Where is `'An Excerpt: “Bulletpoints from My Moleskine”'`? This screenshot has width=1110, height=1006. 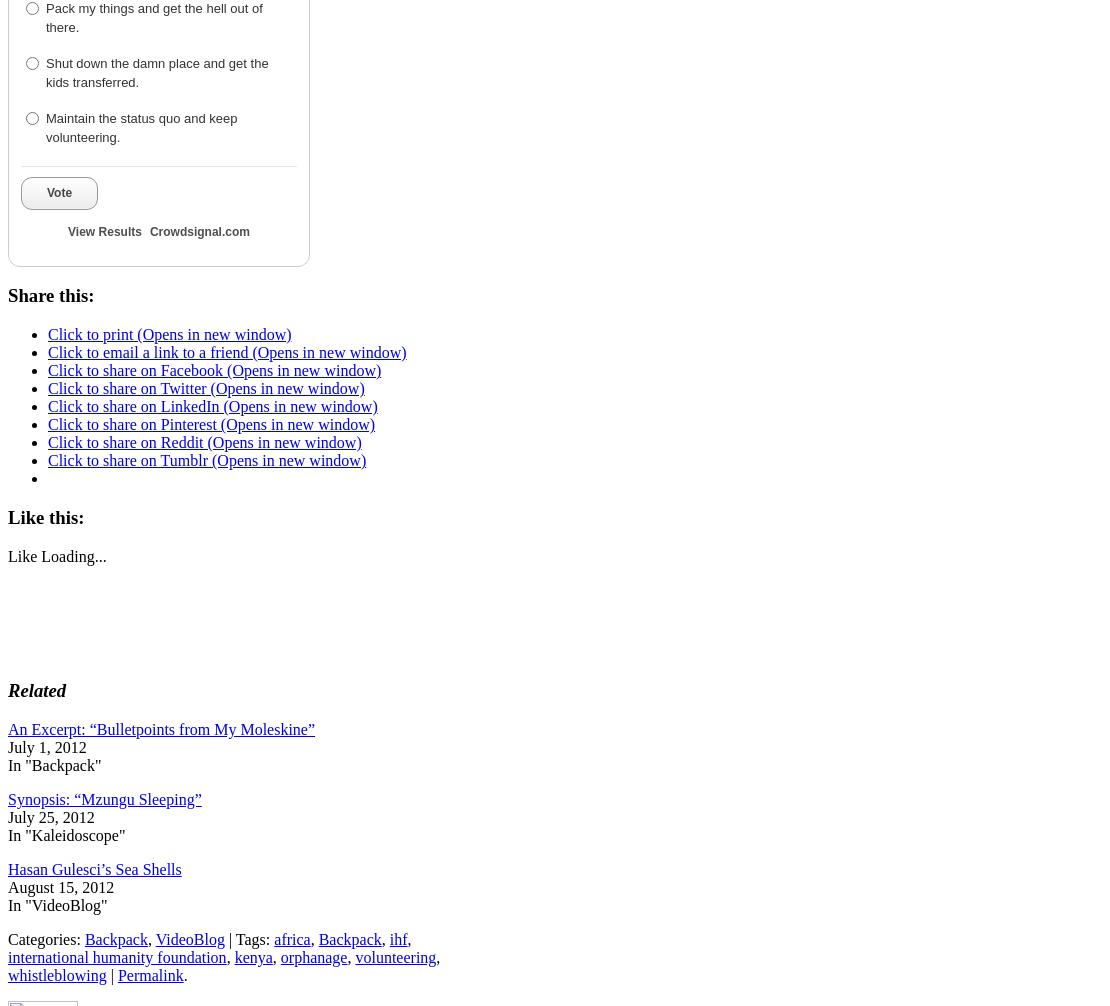
'An Excerpt: “Bulletpoints from My Moleskine”' is located at coordinates (161, 728).